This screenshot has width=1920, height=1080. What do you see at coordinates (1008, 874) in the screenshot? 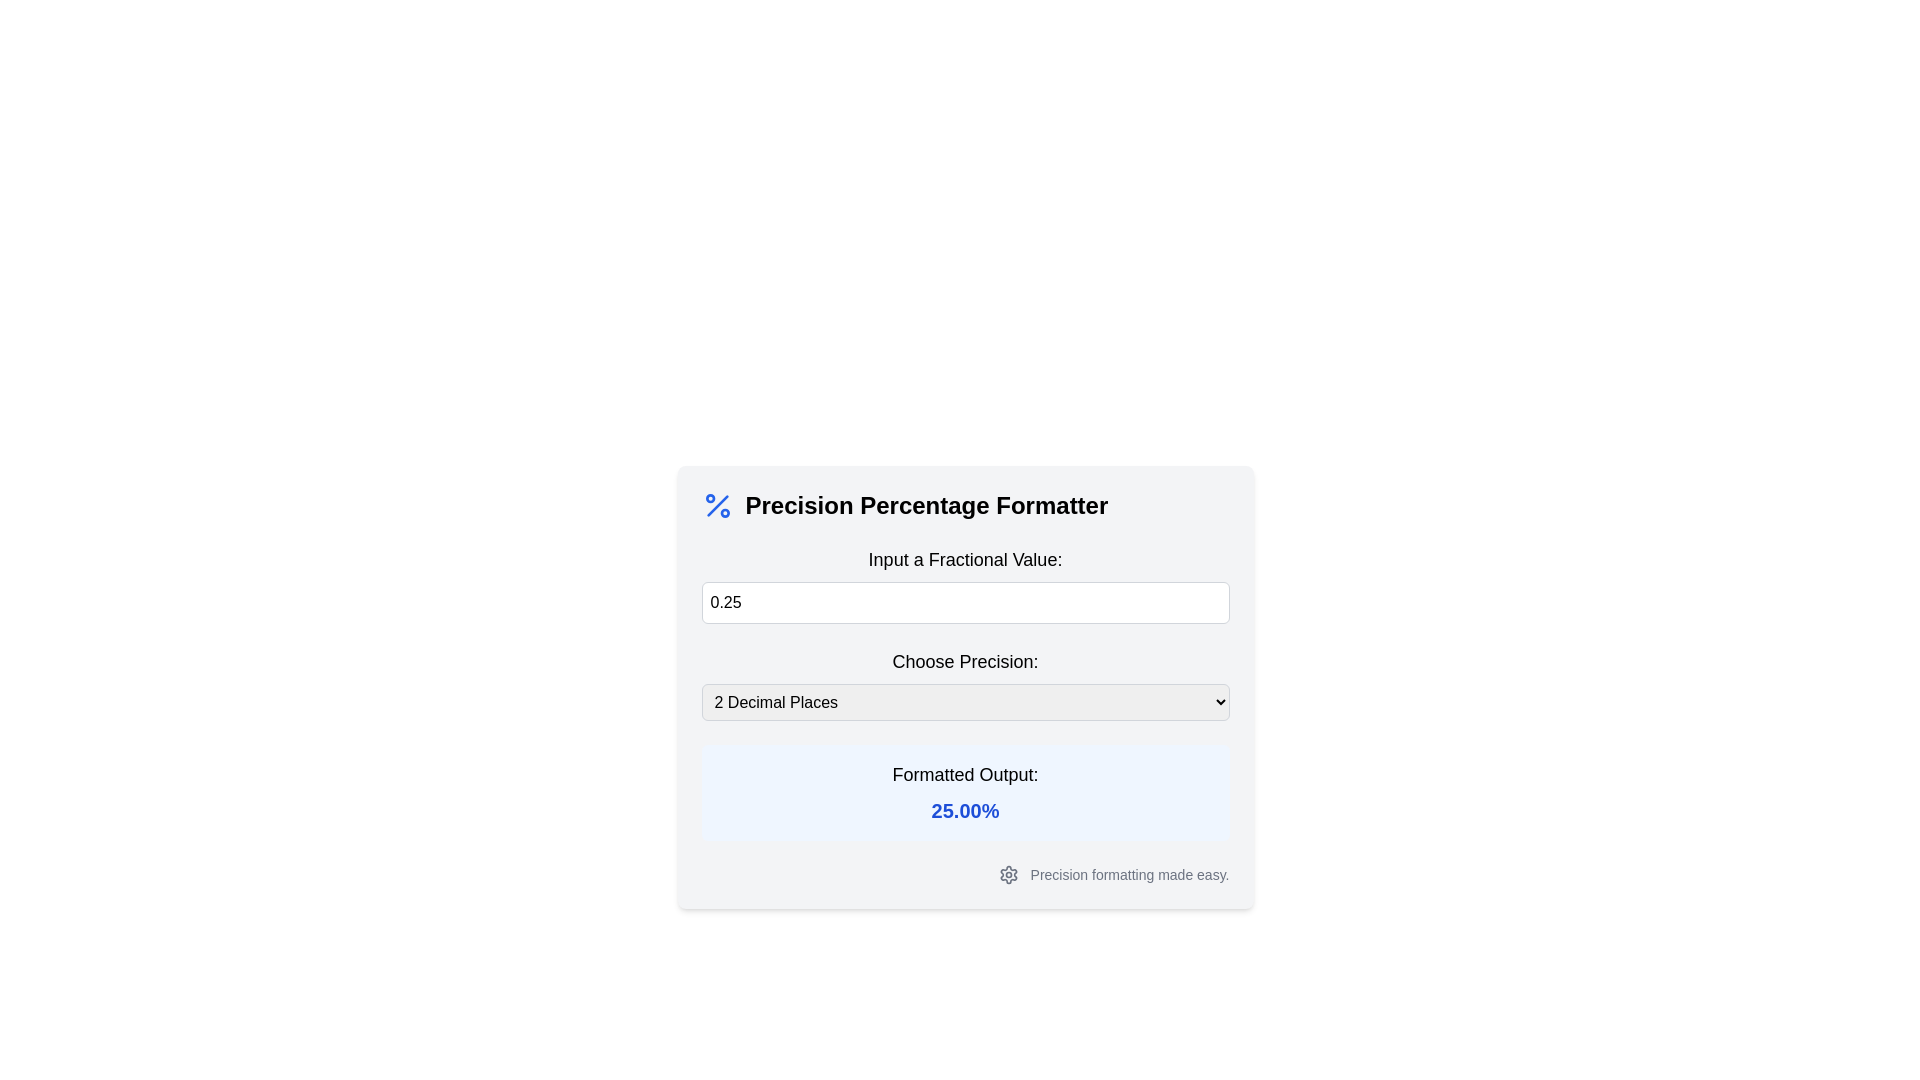
I see `the gear-shaped icon located near the bottom-right corner of the interface` at bounding box center [1008, 874].